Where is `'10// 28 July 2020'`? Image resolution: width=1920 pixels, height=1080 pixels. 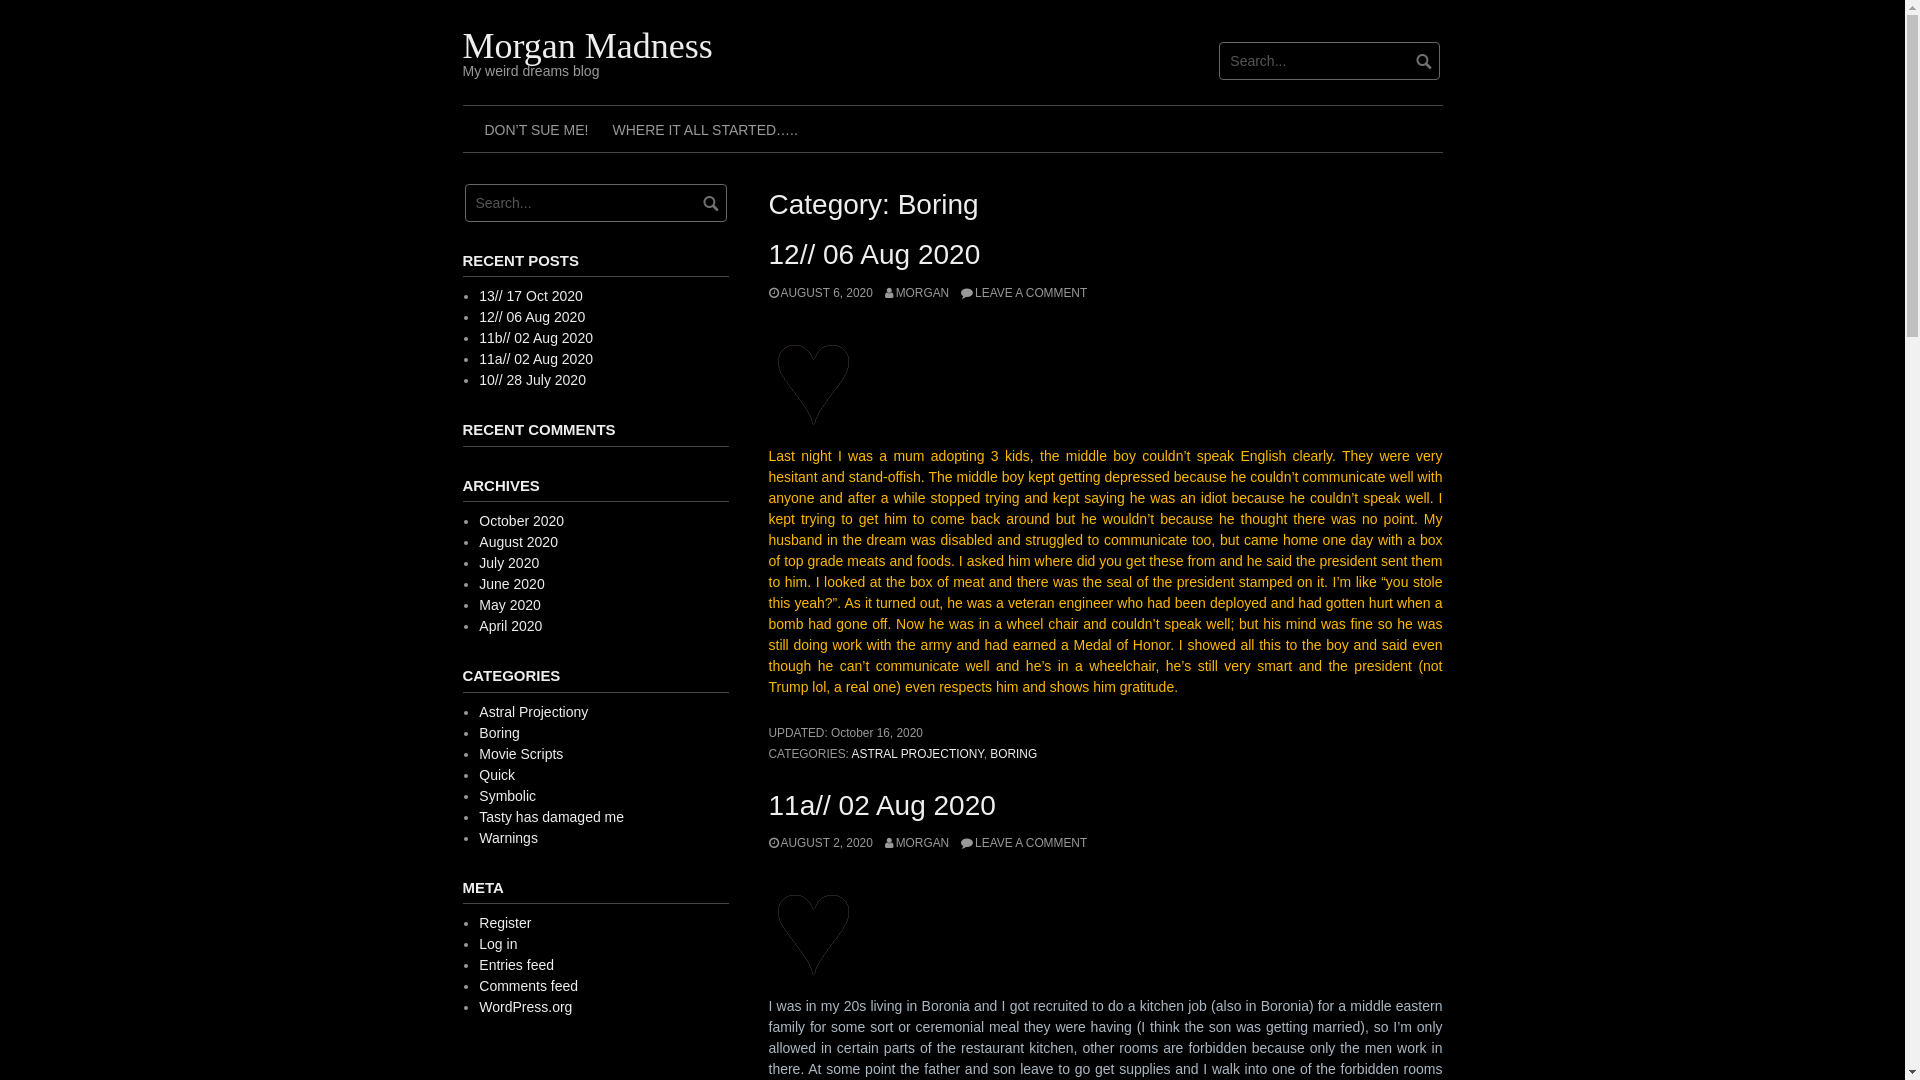
'10// 28 July 2020' is located at coordinates (532, 380).